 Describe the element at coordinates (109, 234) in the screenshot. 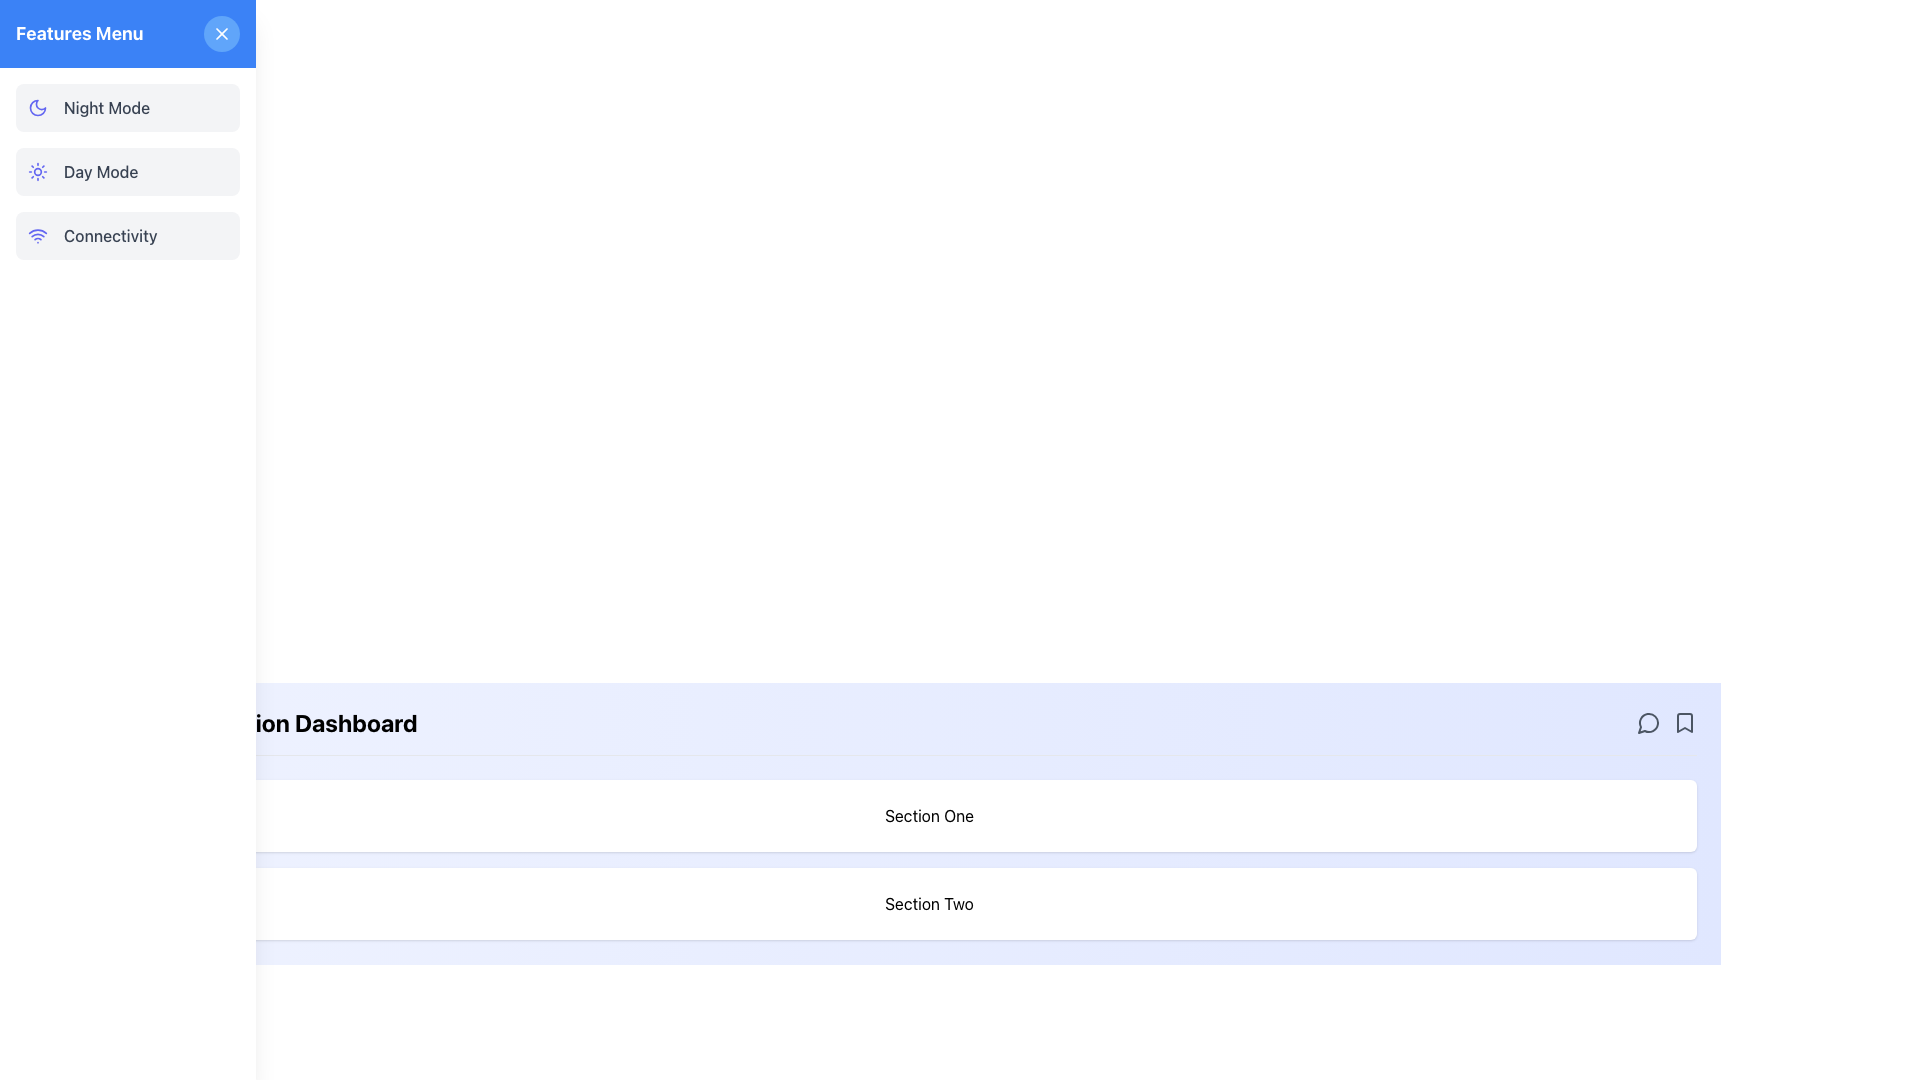

I see `text label 'Connectivity' which is the third item in a group of options in the left panel of the interface, after 'Night Mode' and 'Day Mode'` at that location.